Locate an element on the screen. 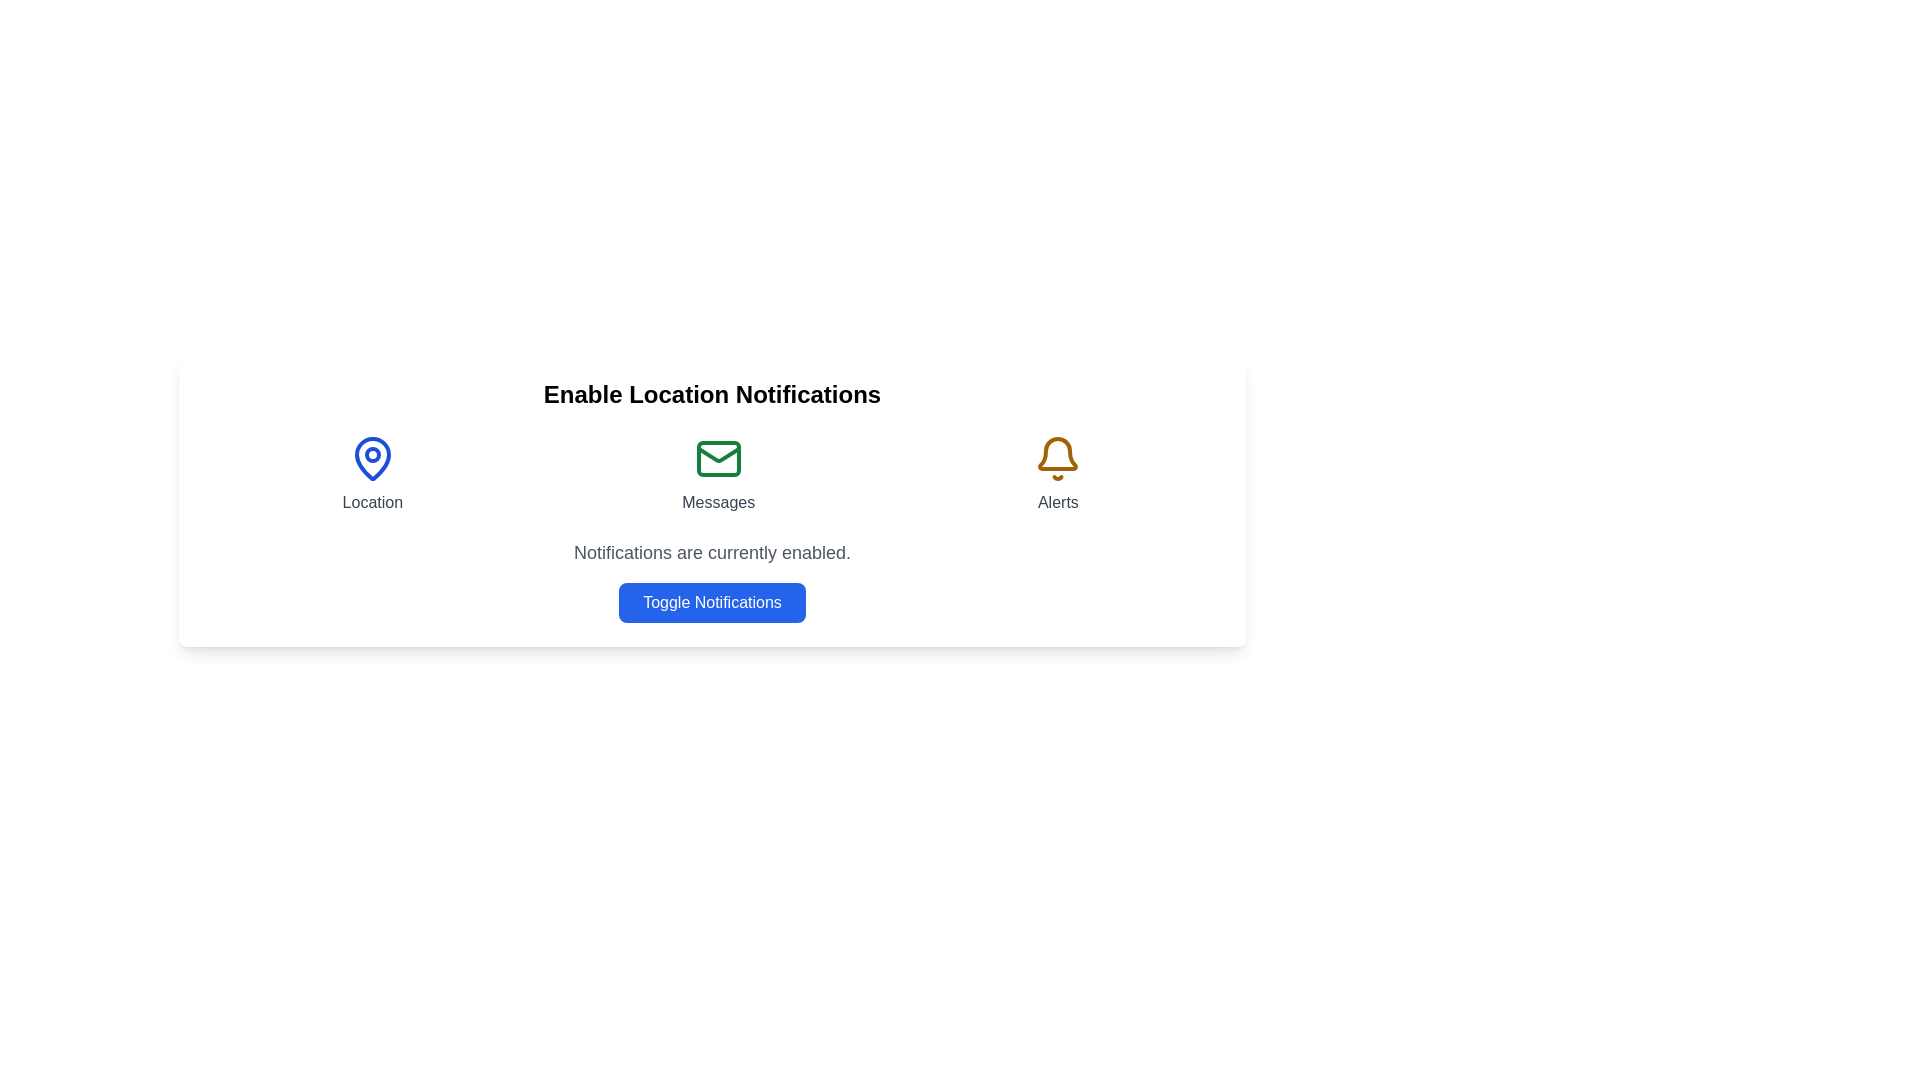 Image resolution: width=1920 pixels, height=1080 pixels. the gray text label that reads 'Location', positioned at the center of the bottom row in the left section of the interface, beneath a blue location pin icon is located at coordinates (372, 501).